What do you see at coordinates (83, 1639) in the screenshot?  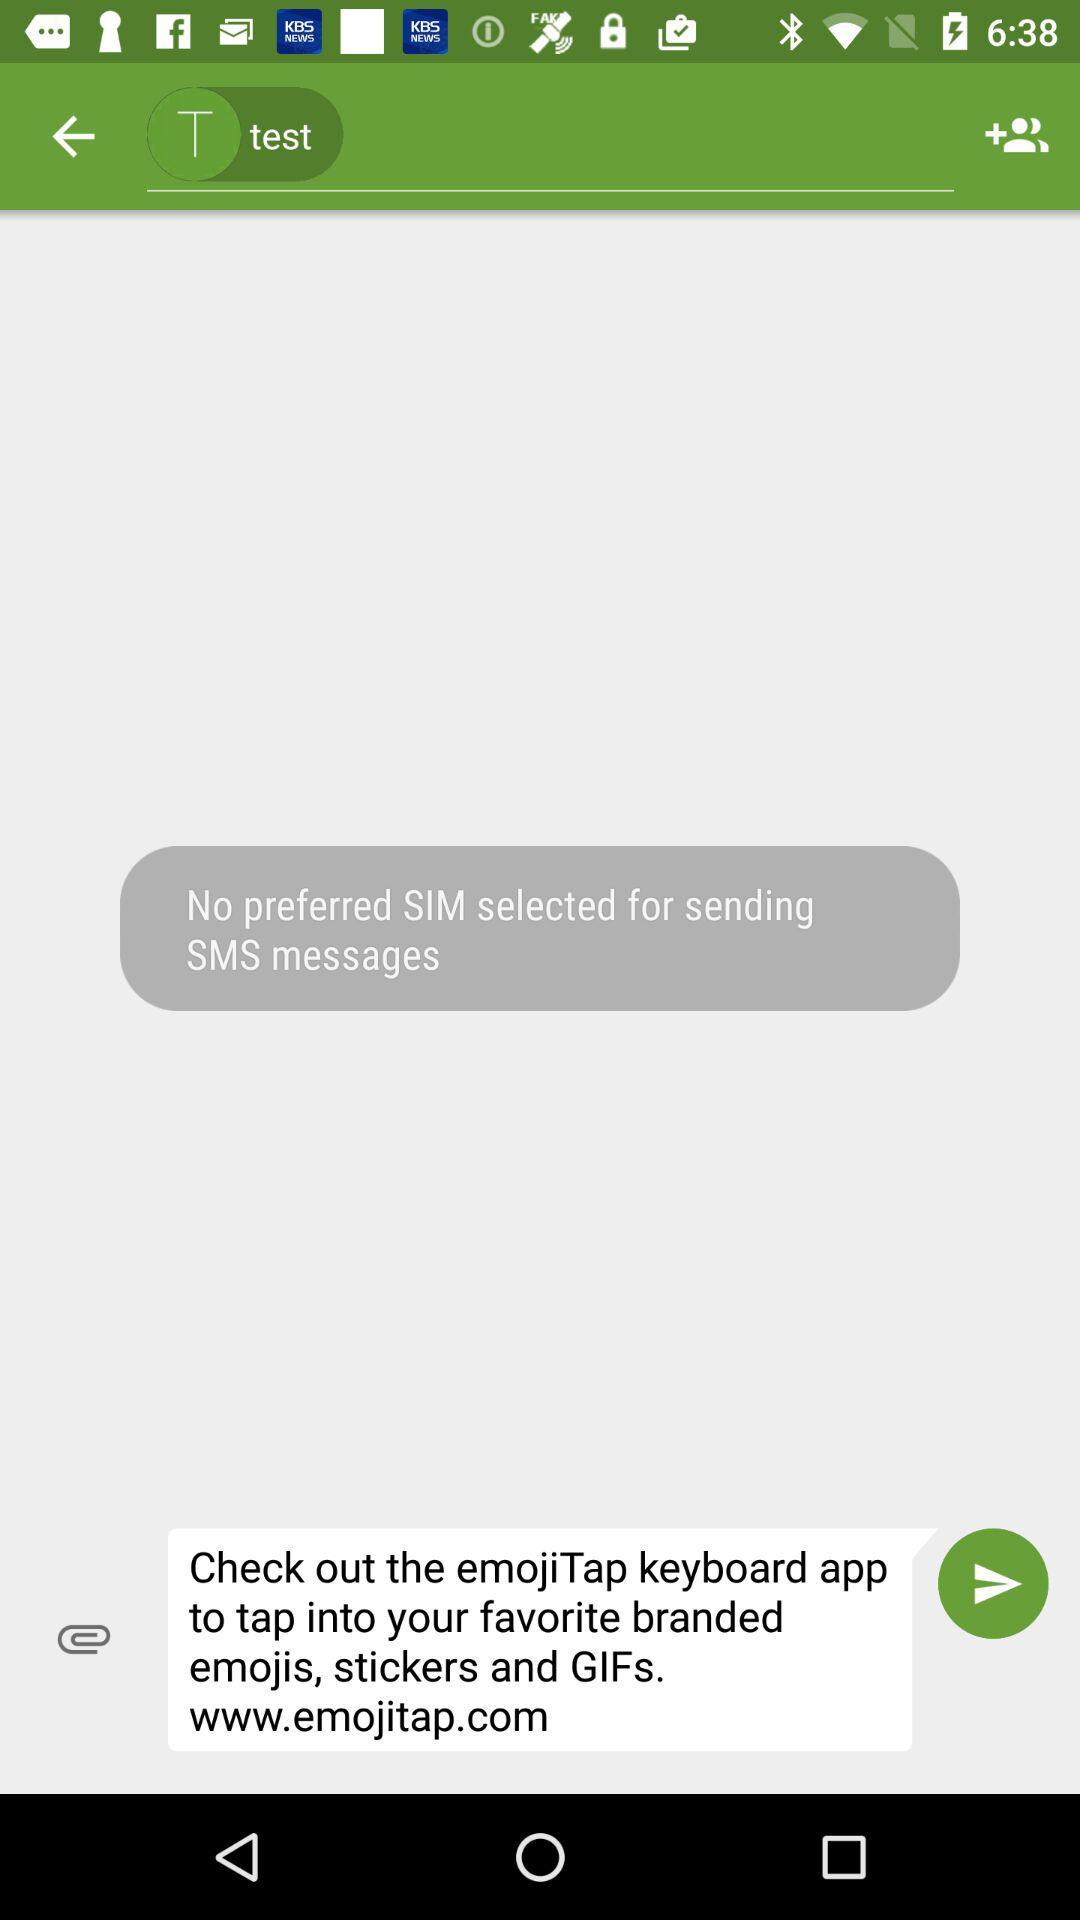 I see `the icon at the bottom left corner` at bounding box center [83, 1639].